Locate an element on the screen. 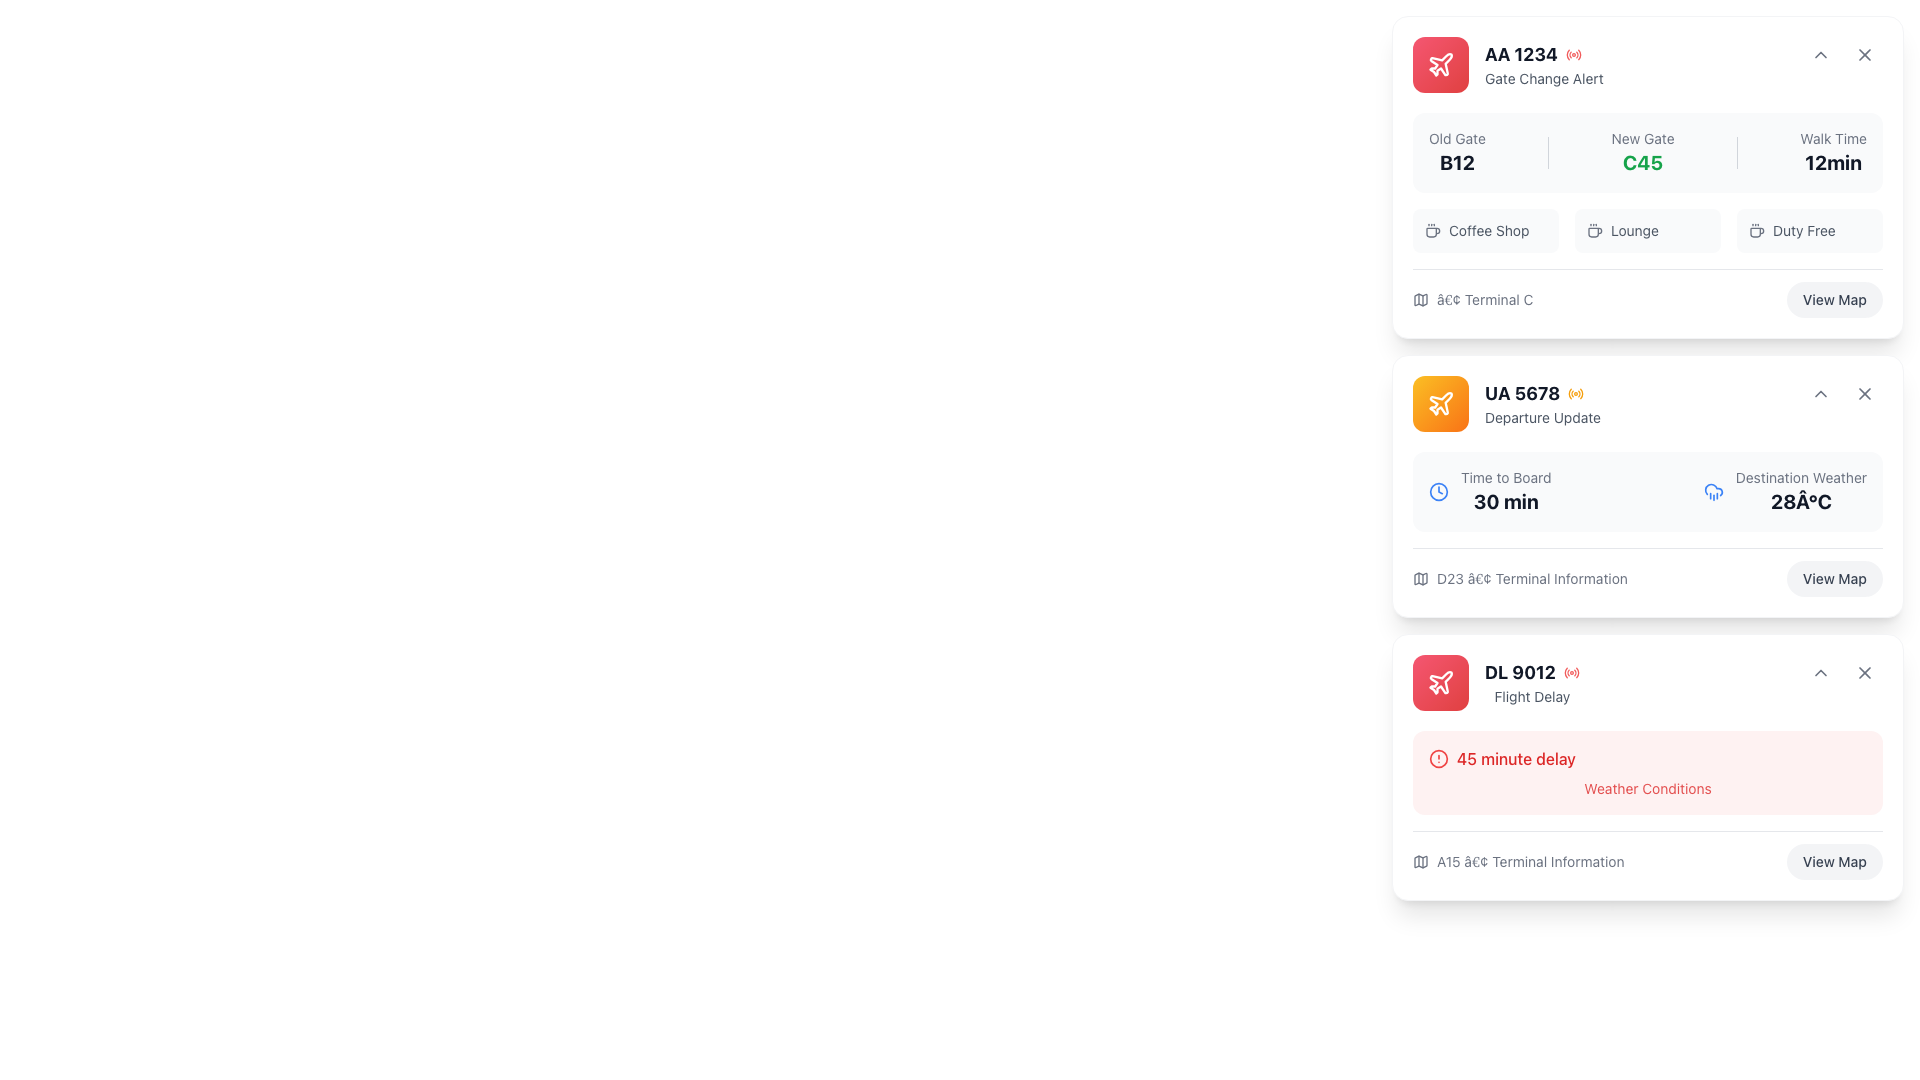 Image resolution: width=1920 pixels, height=1080 pixels. terminal location text label located at the bottom section of the 'UA 5678 Departure Update' flight information card, which is positioned above the 'View Map' button is located at coordinates (1531, 578).